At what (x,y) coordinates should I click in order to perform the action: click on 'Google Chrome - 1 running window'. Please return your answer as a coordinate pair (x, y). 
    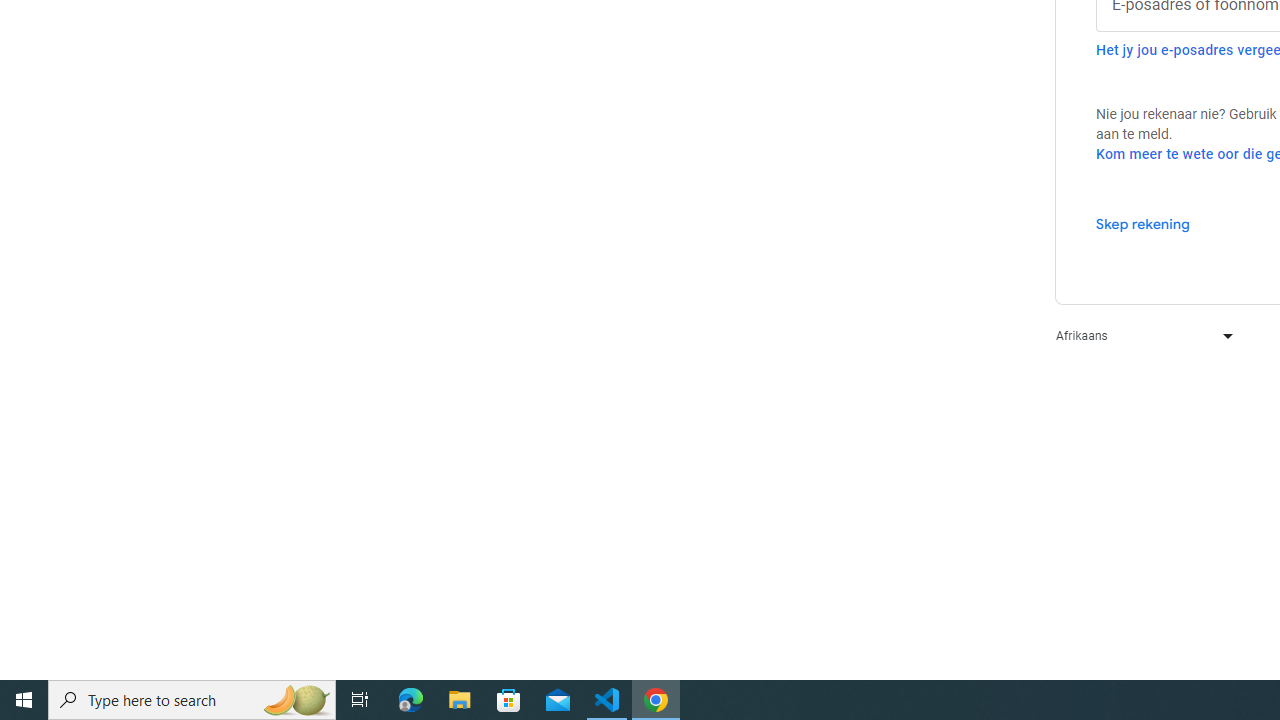
    Looking at the image, I should click on (656, 698).